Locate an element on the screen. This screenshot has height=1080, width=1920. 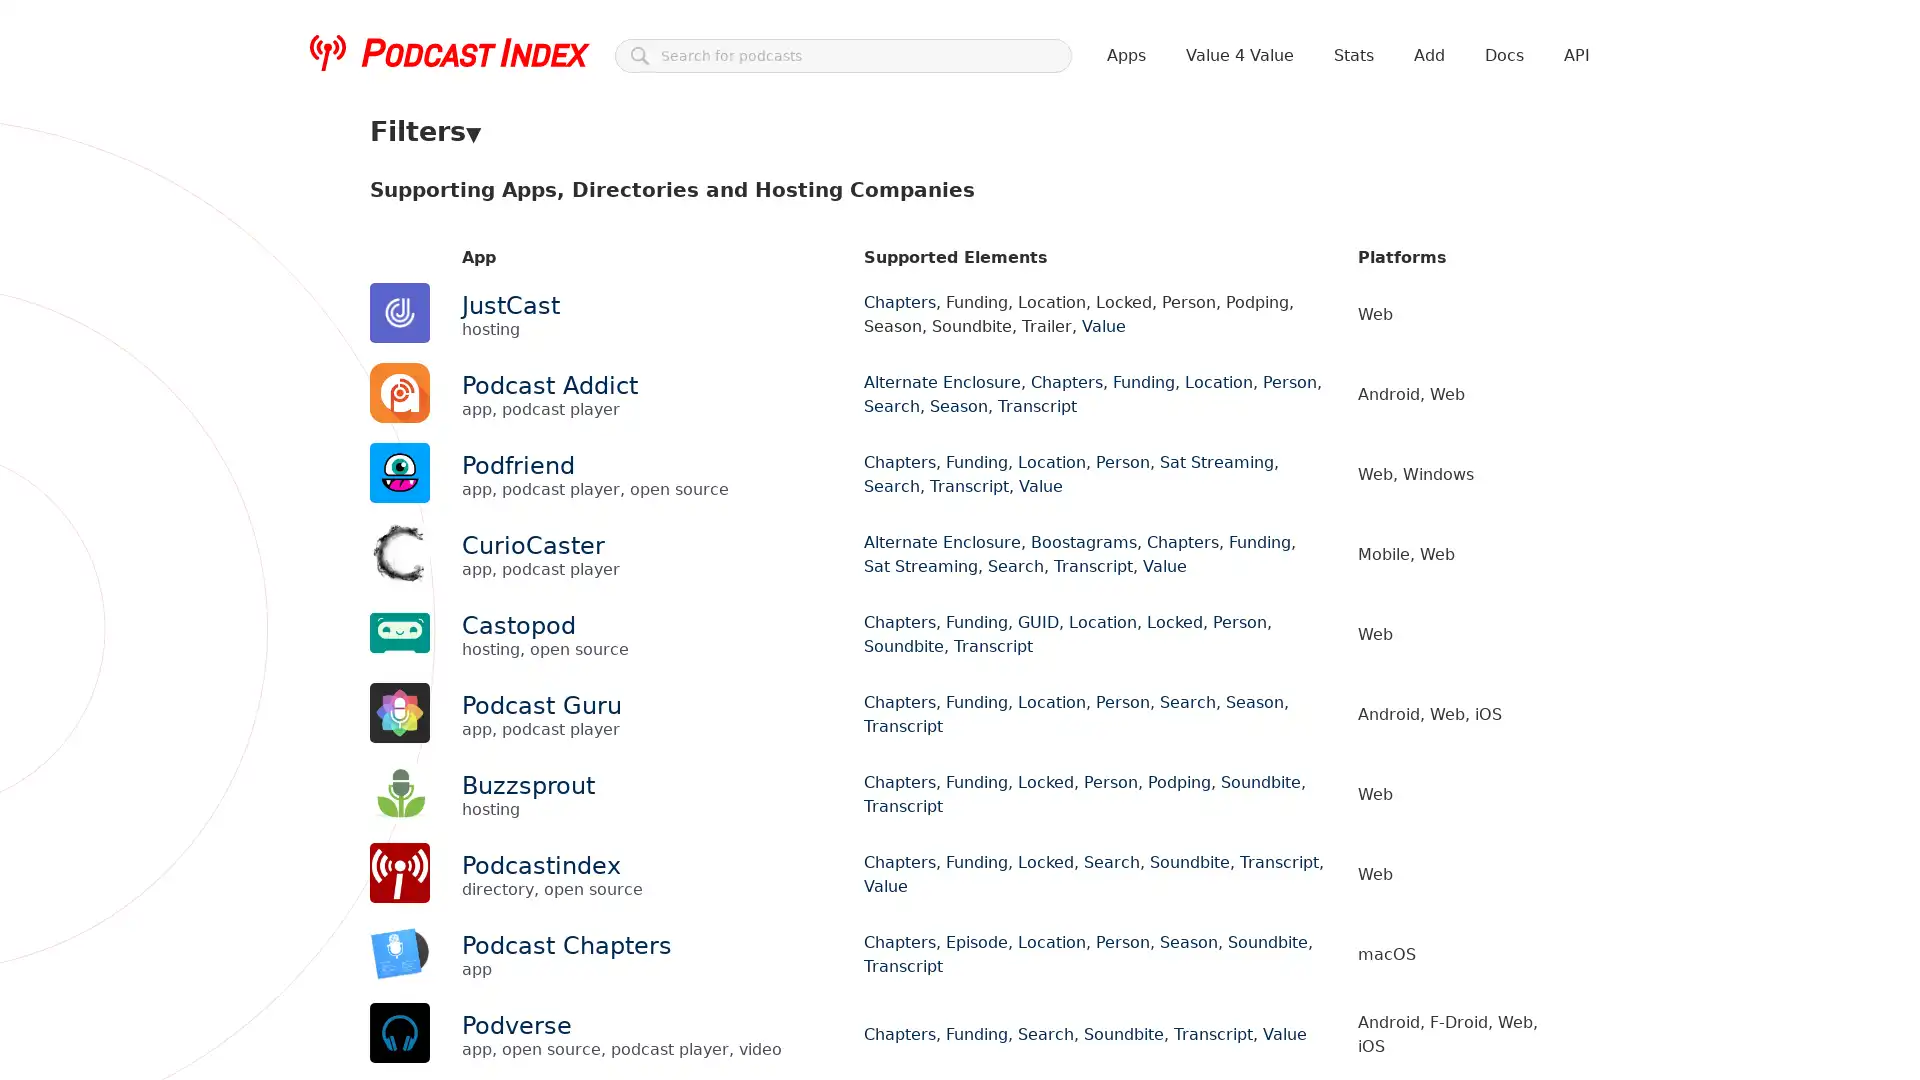
Trailer is located at coordinates (833, 340).